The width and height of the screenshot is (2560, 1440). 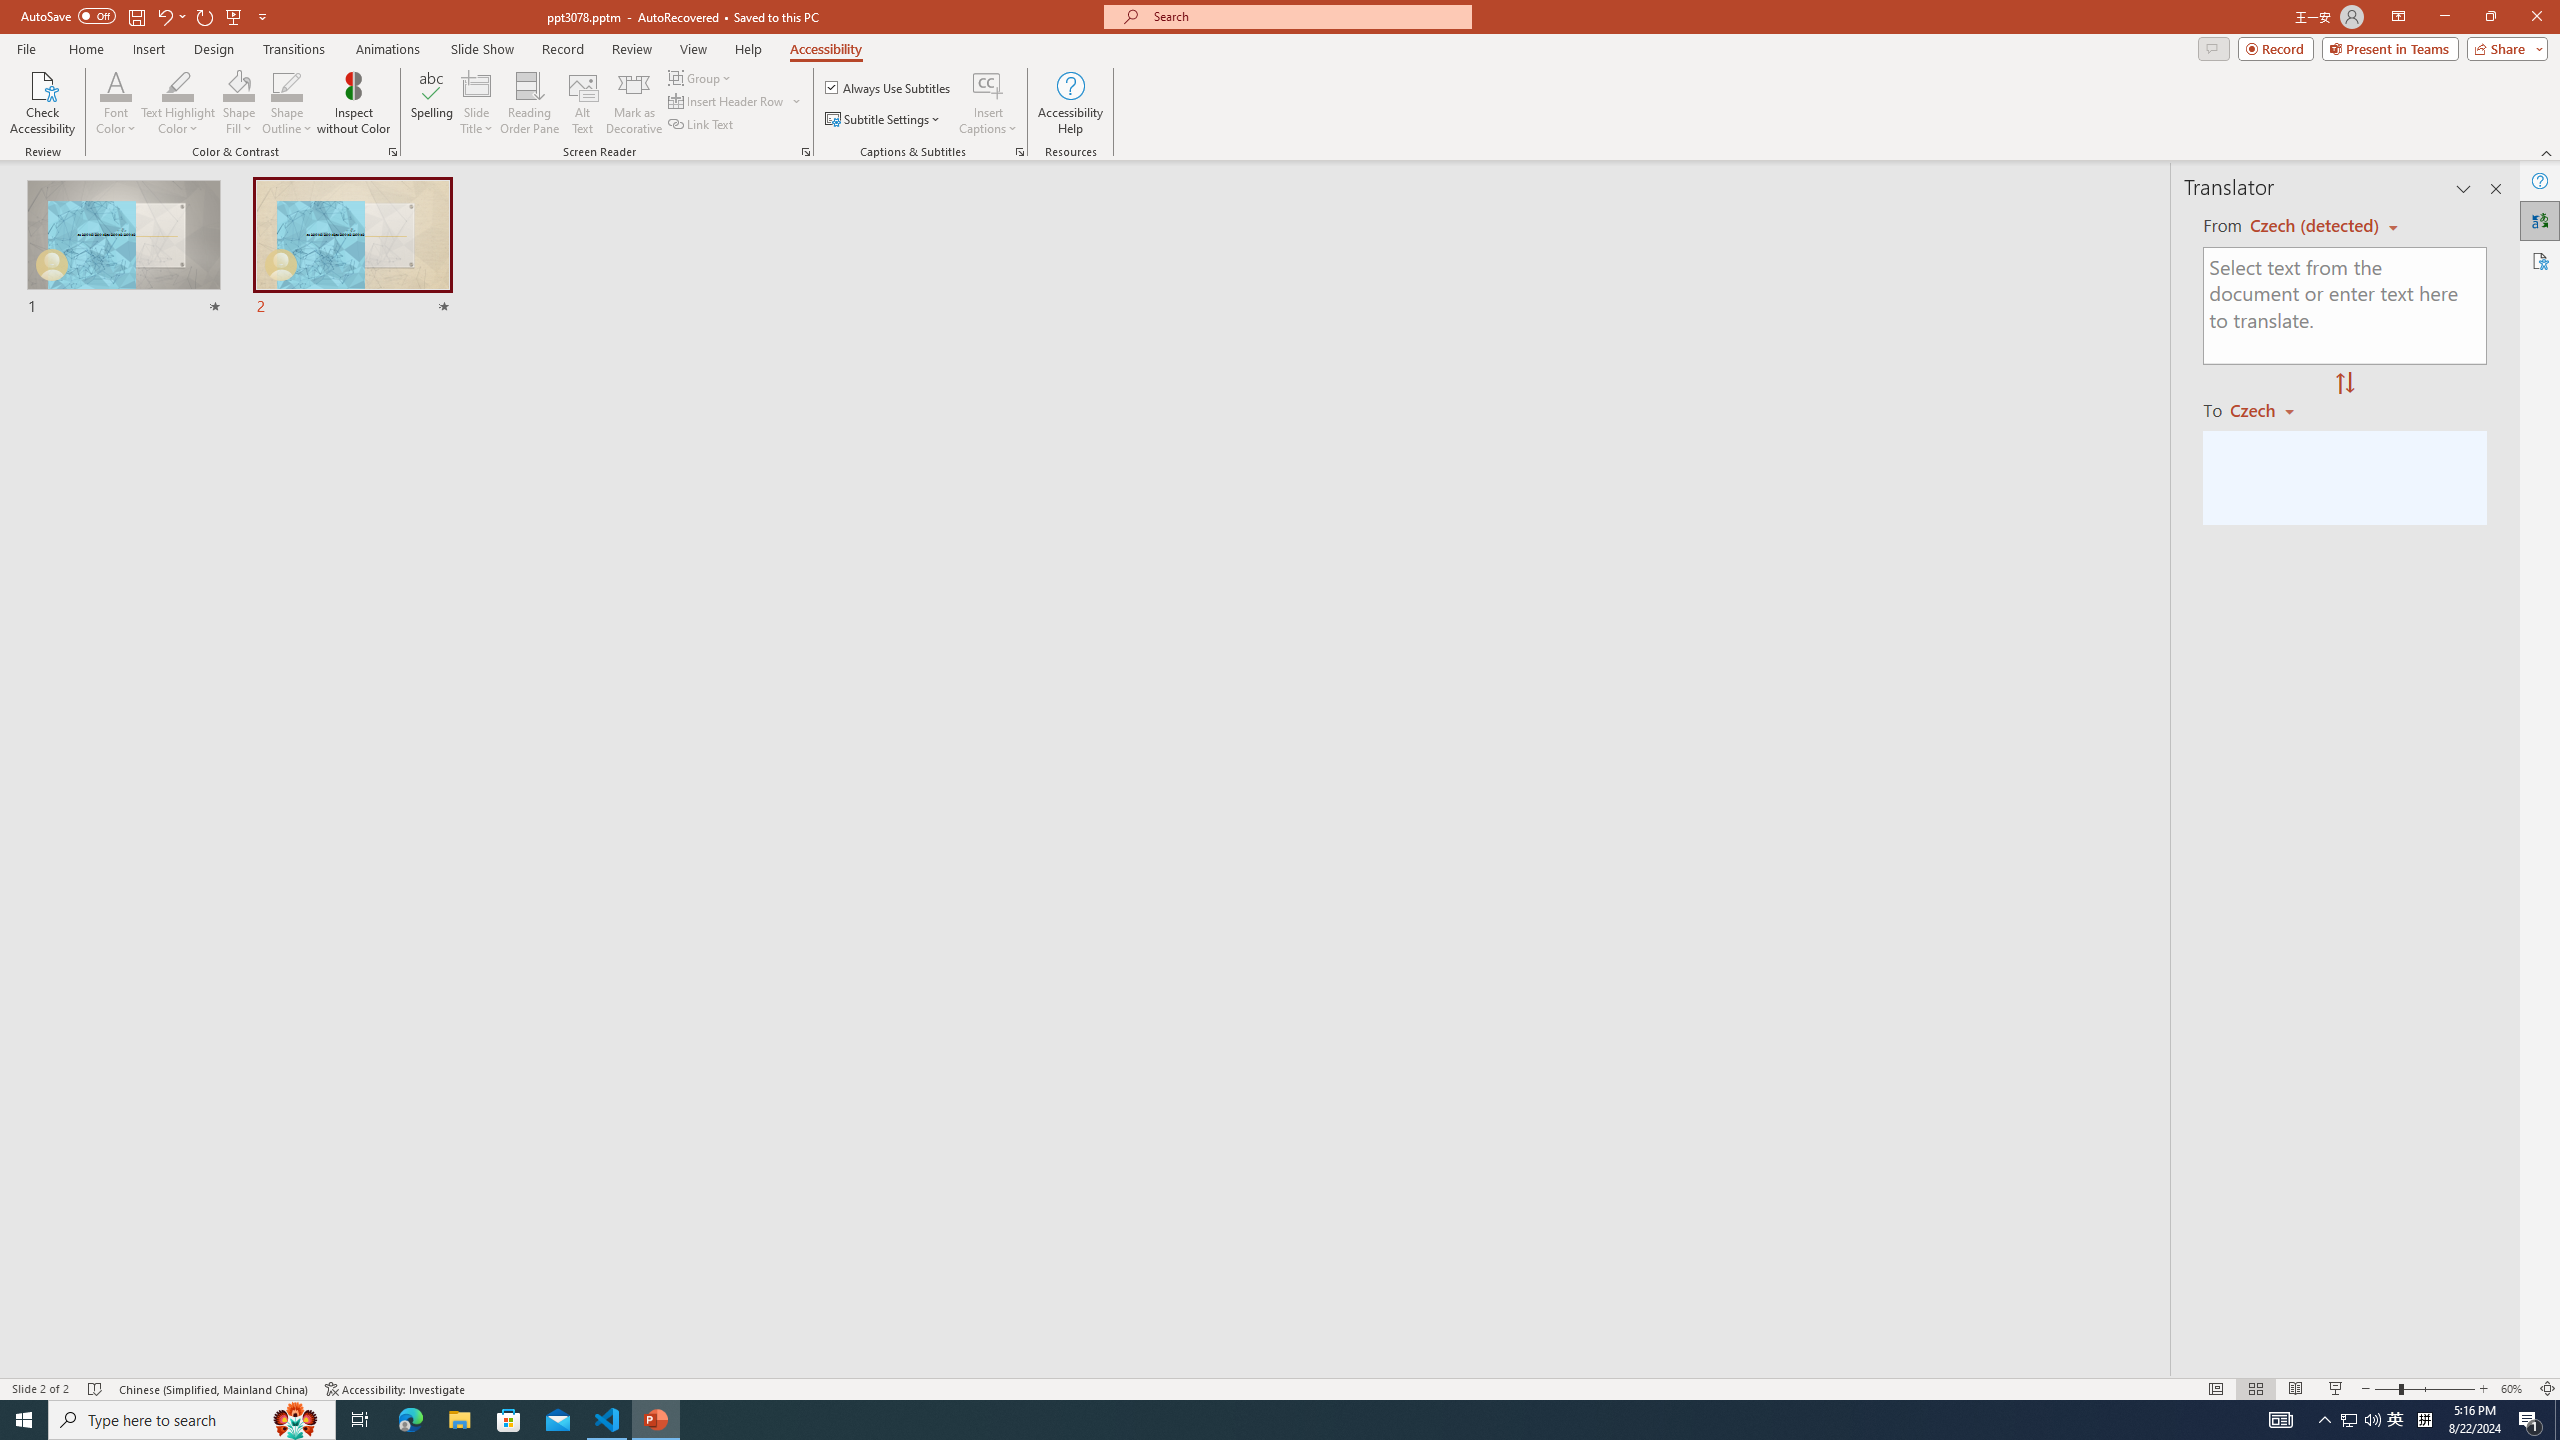 I want to click on 'Accessibility Help', so click(x=1071, y=103).